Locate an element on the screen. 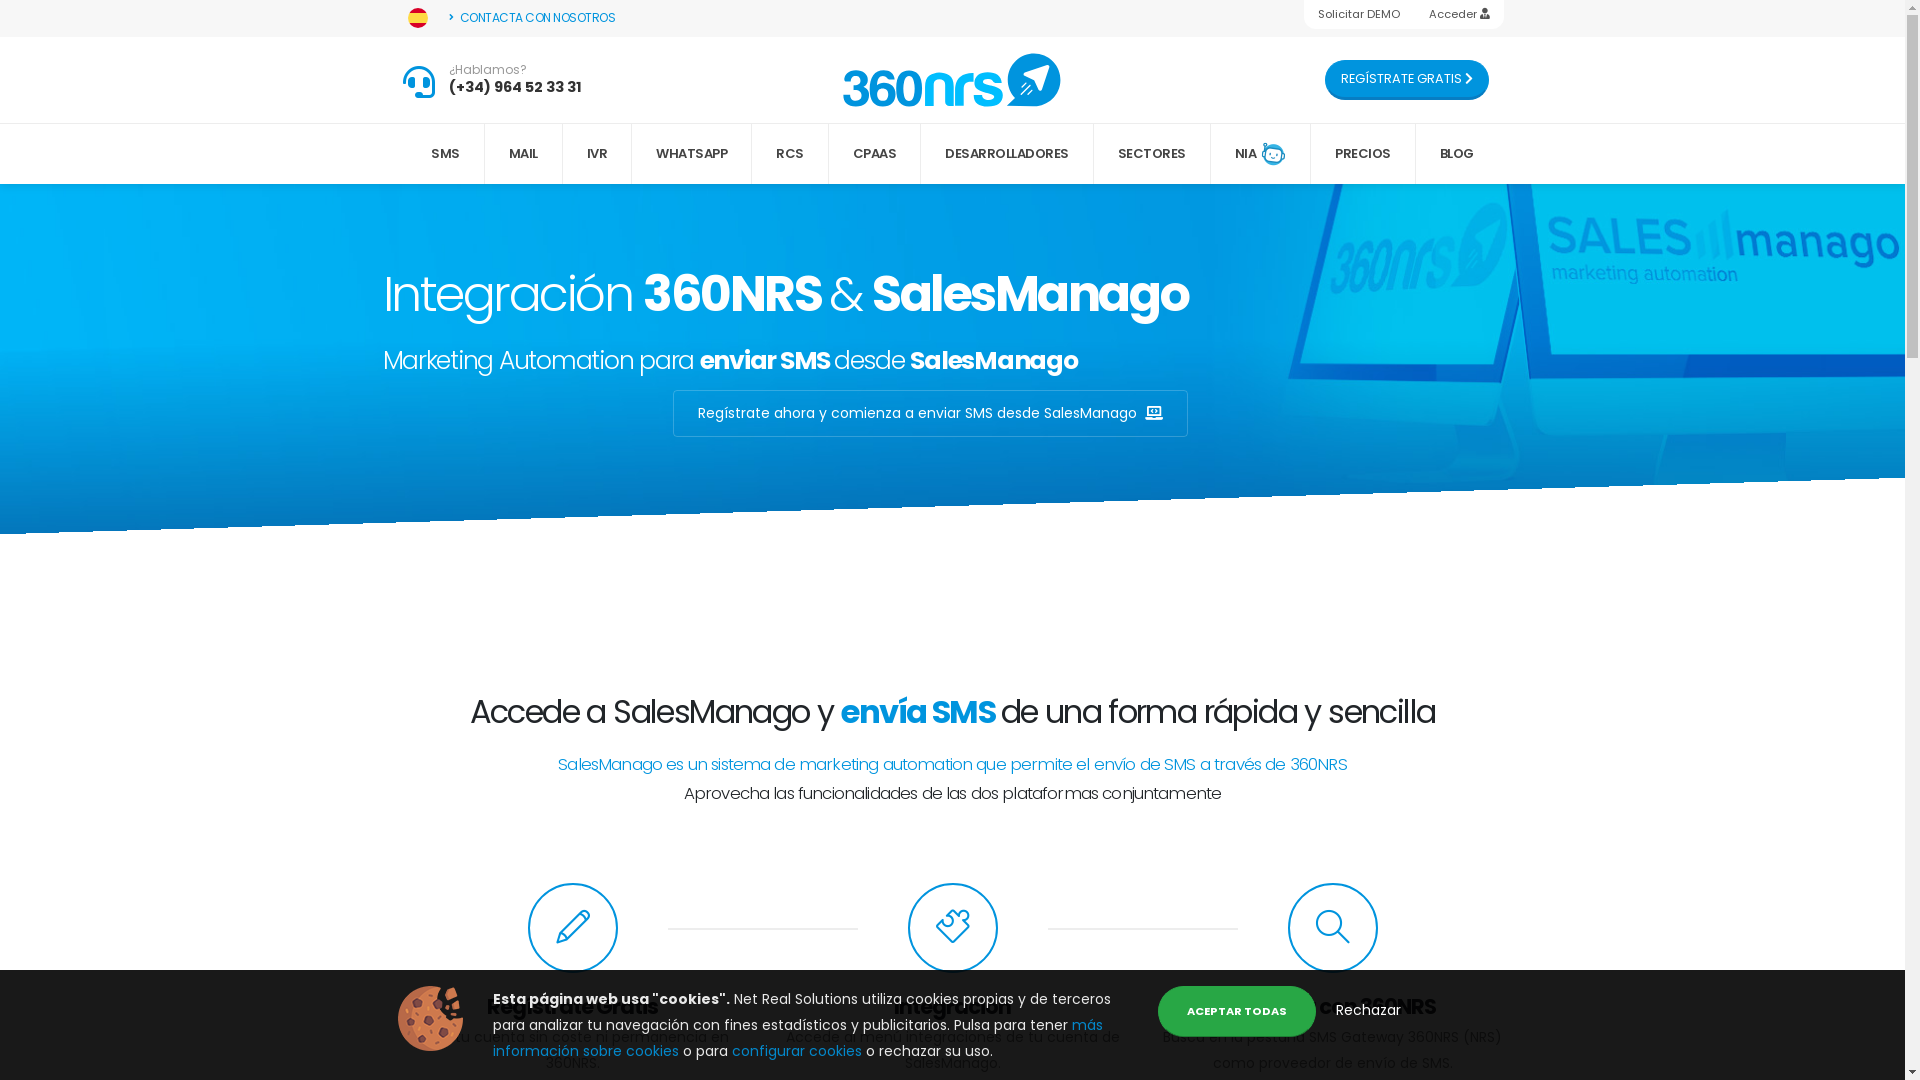 The image size is (1920, 1080). 'Rechazar' is located at coordinates (1367, 1010).